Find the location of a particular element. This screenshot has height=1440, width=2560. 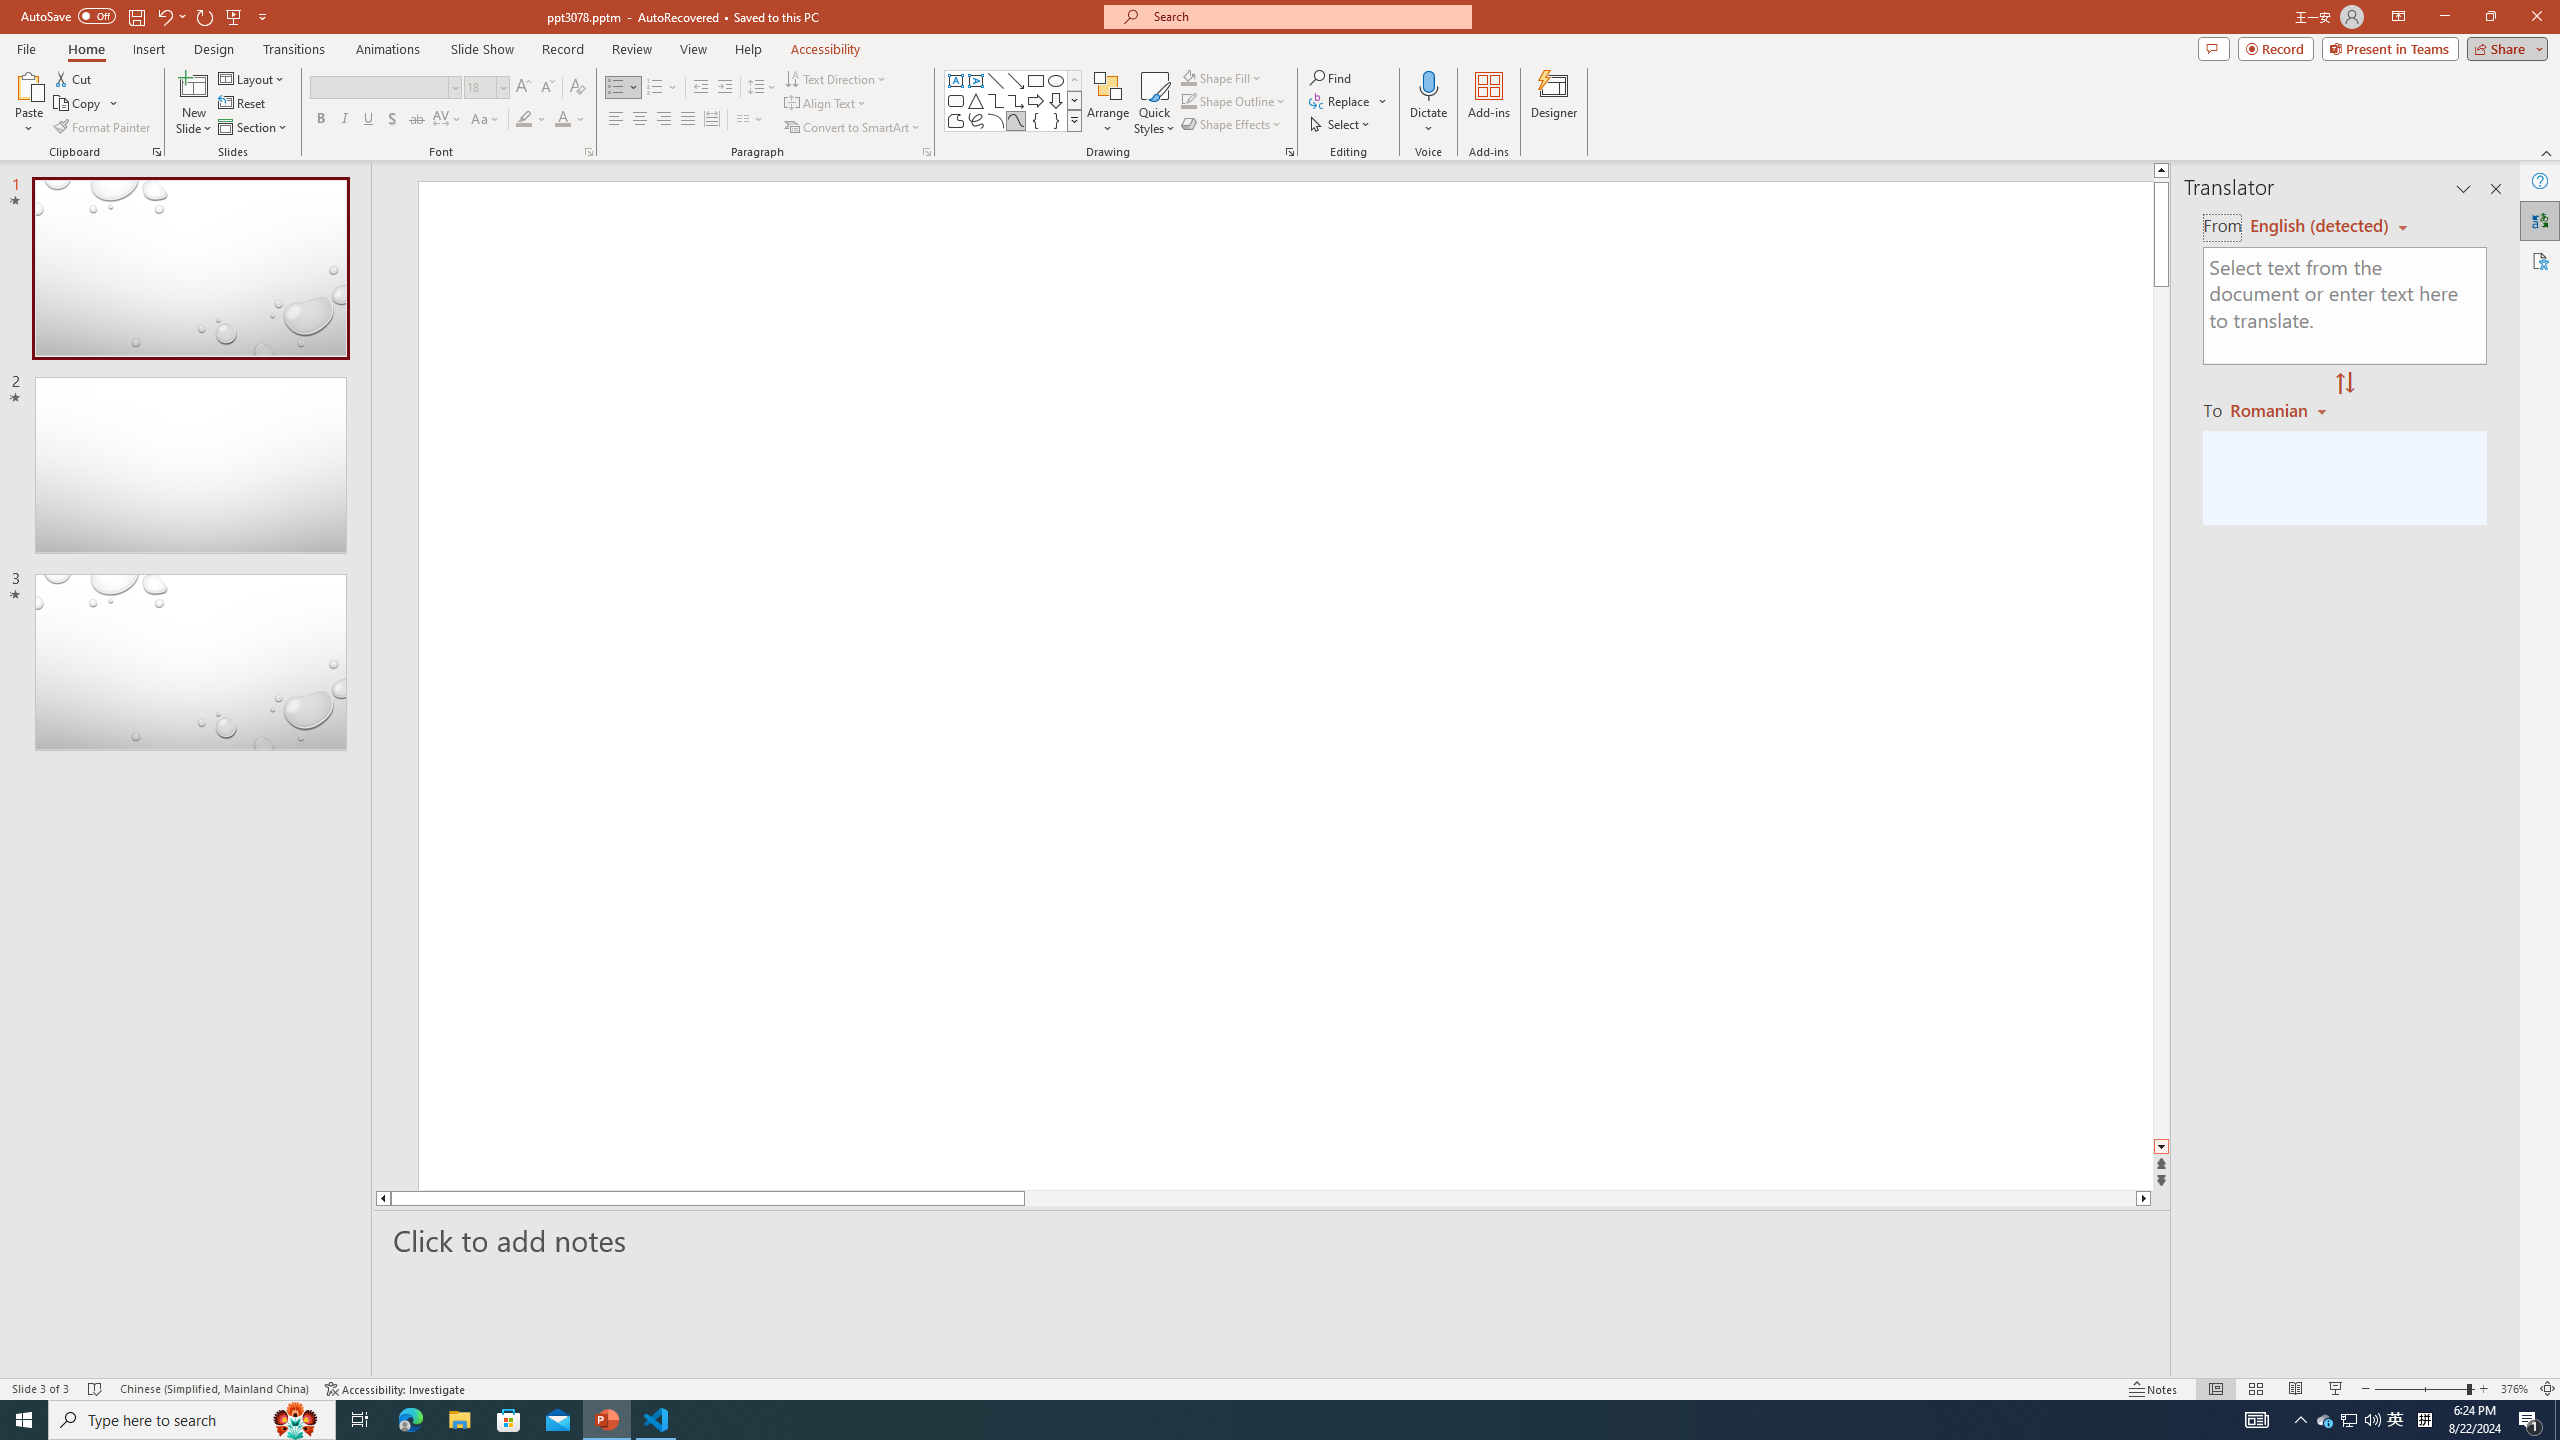

'Connector: Elbow' is located at coordinates (994, 99).